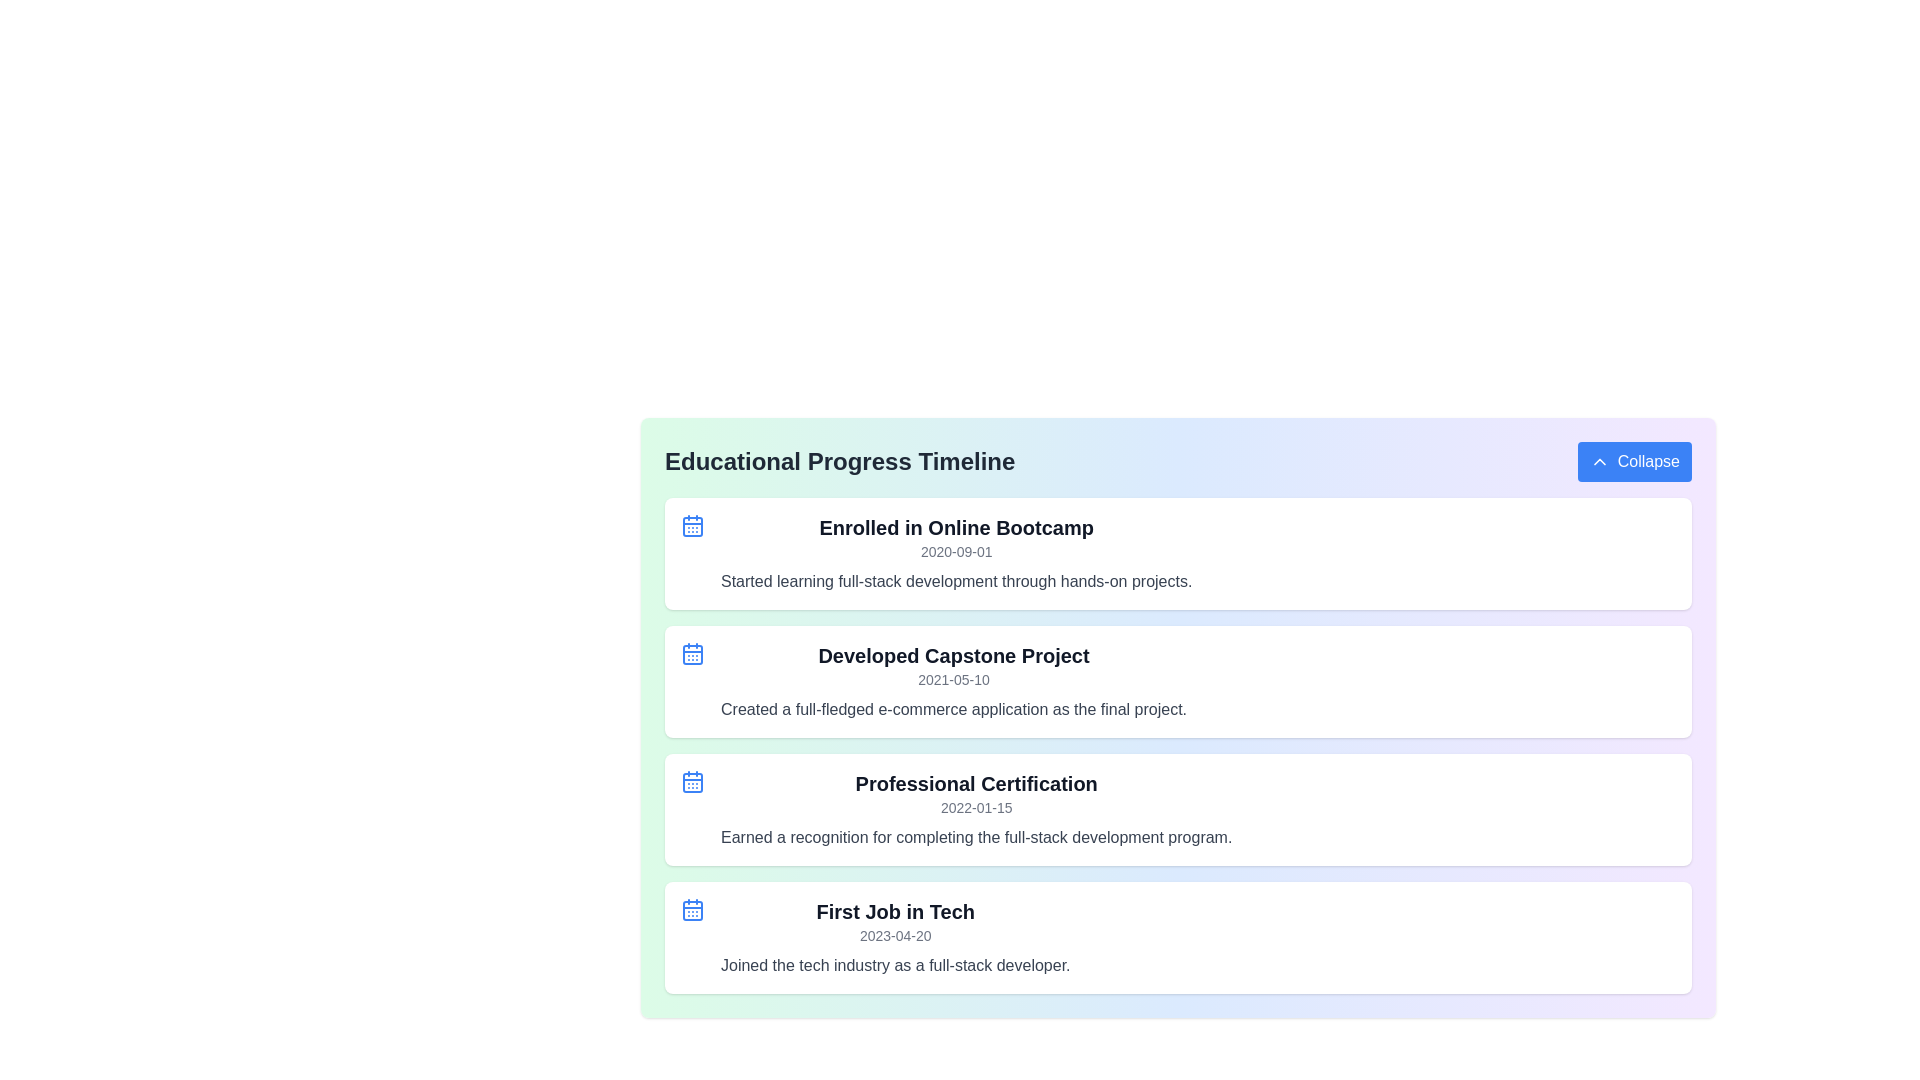 This screenshot has height=1080, width=1920. Describe the element at coordinates (955, 582) in the screenshot. I see `the text element that reads 'Started learning full-stack development through hands-on projects.' which is styled with a gray font color and is located under the title 'Enrolled in Online Bootcamp'` at that location.